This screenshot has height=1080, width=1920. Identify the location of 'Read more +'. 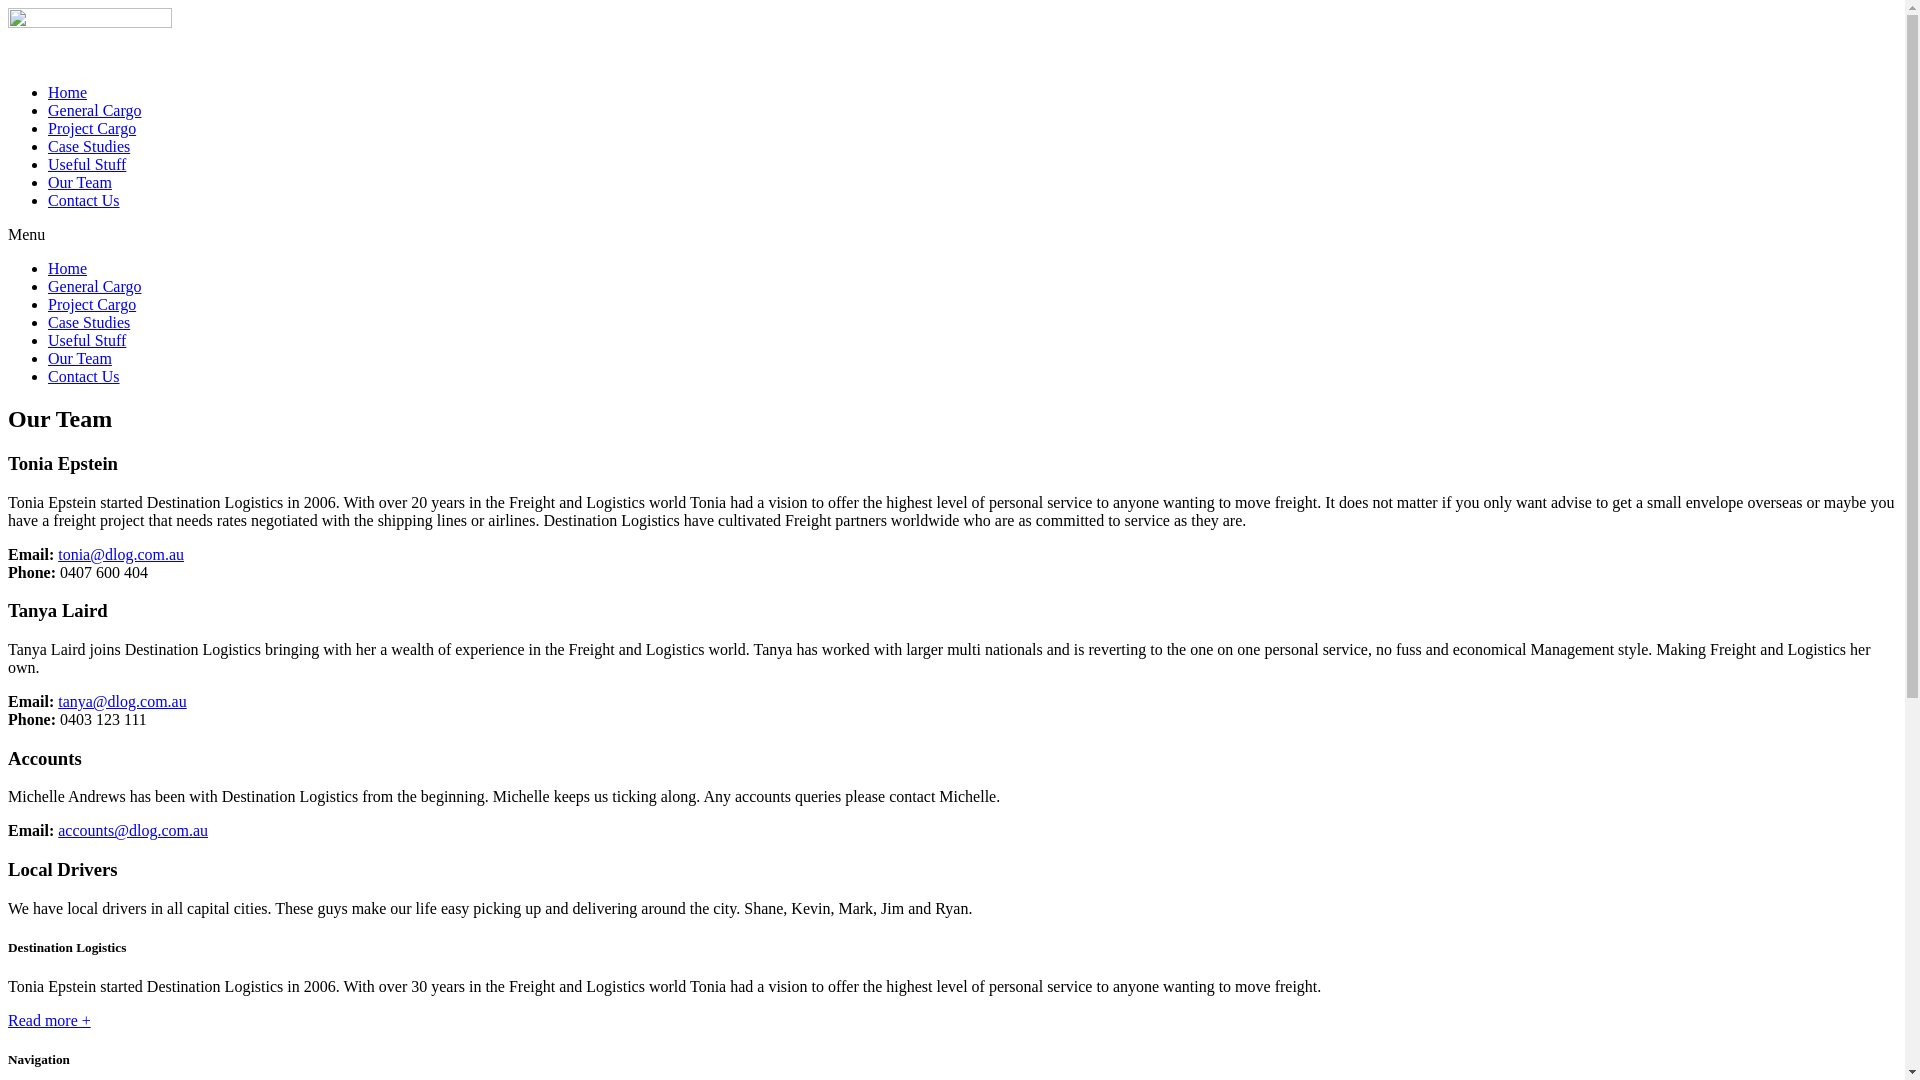
(49, 1020).